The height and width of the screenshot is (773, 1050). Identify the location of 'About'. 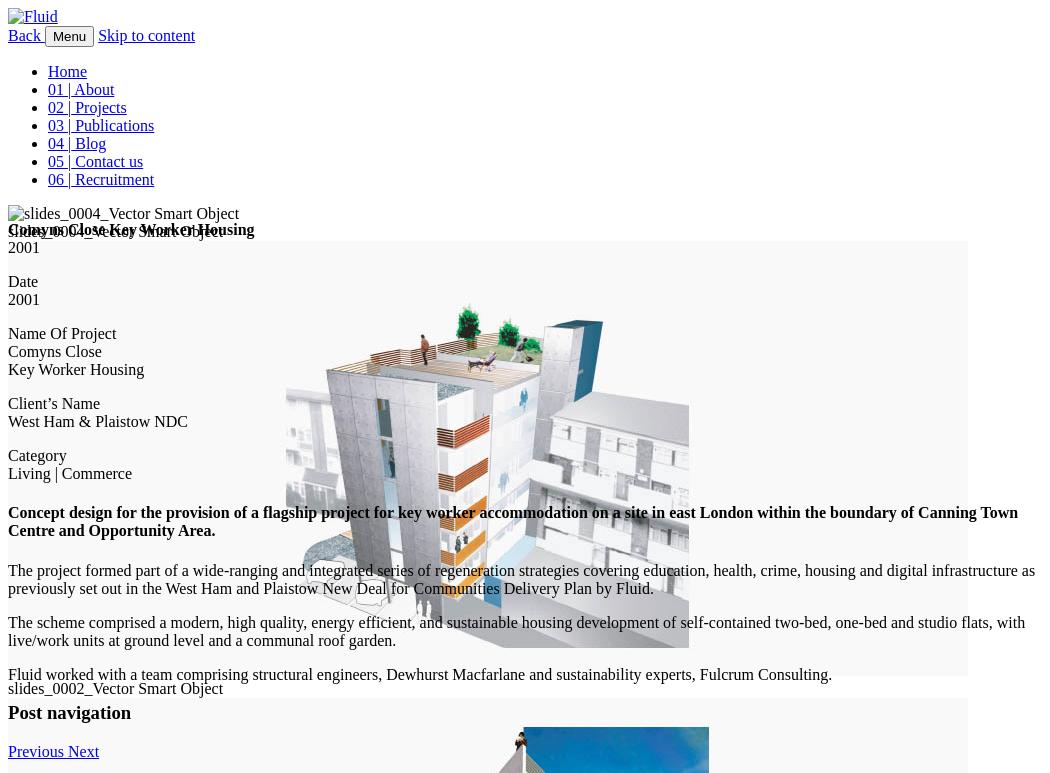
(92, 89).